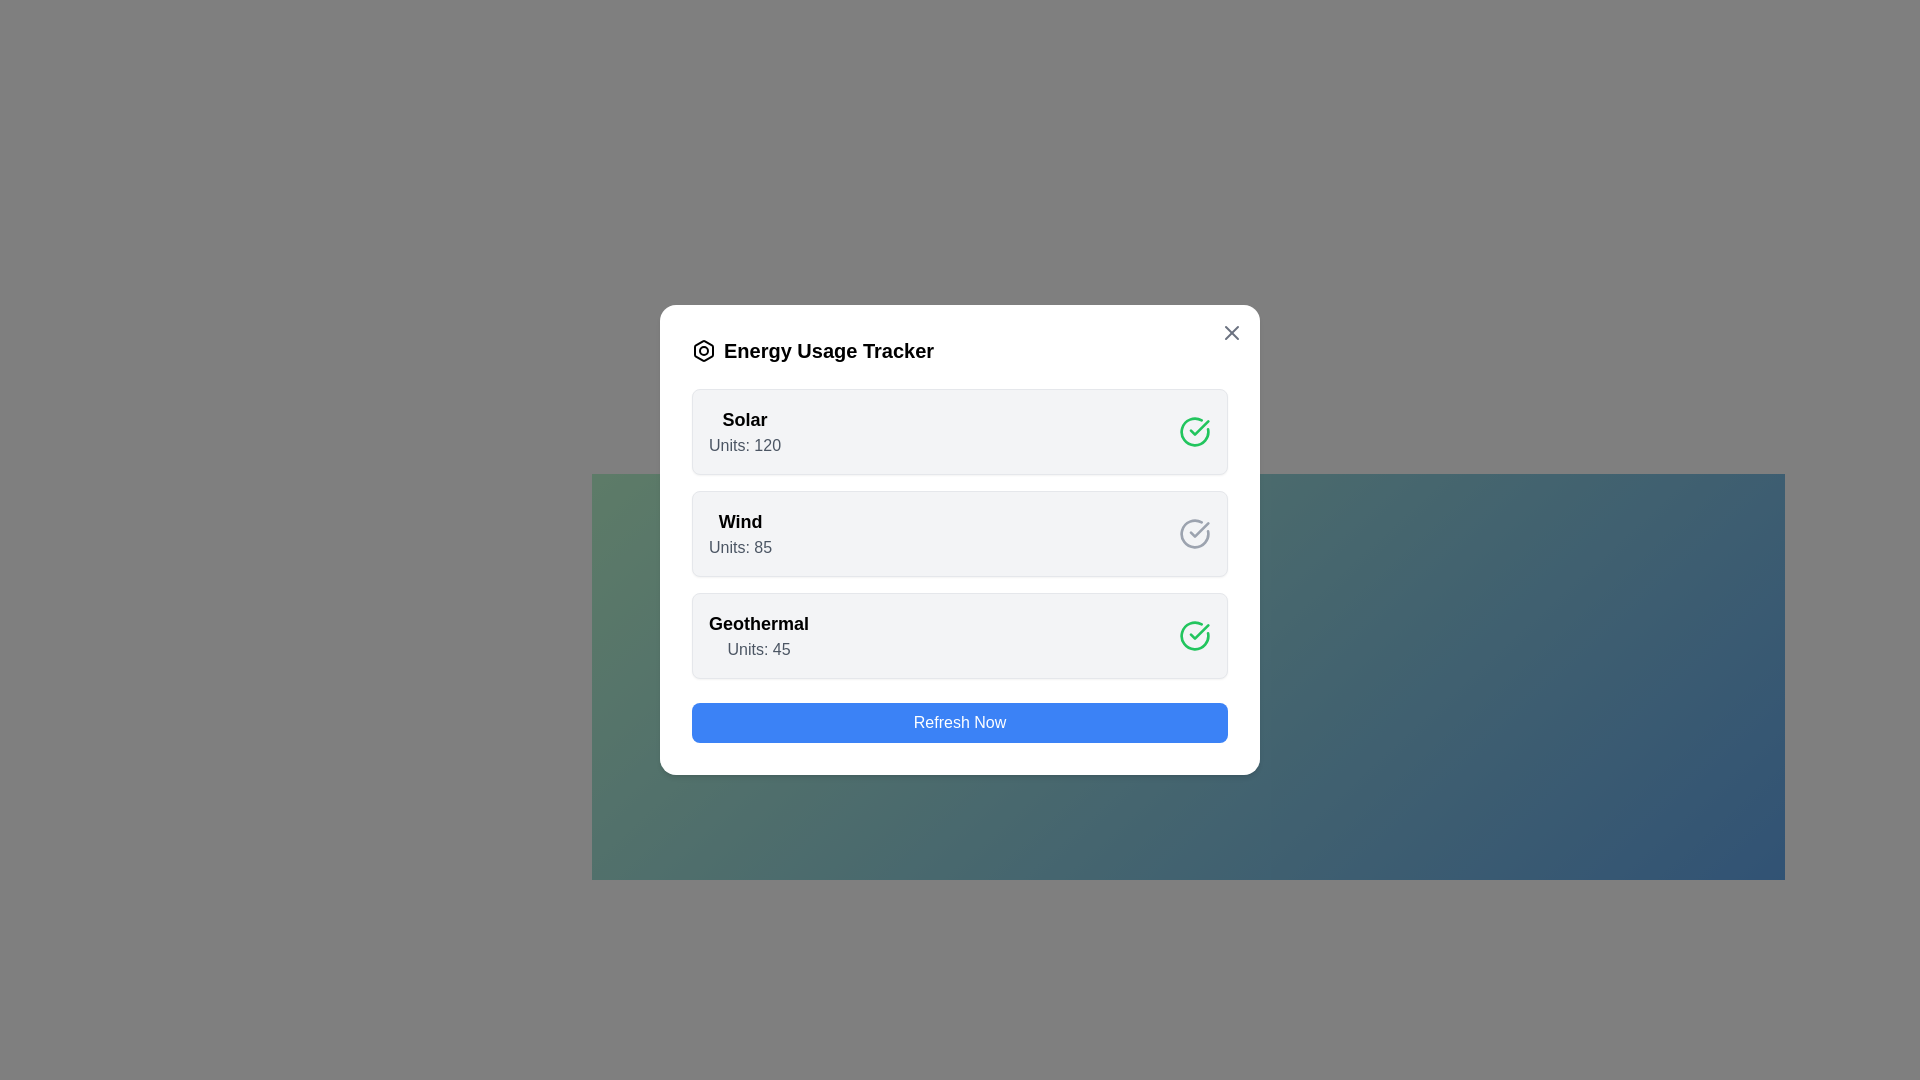 Image resolution: width=1920 pixels, height=1080 pixels. I want to click on the text label that contains the word 'Solar', which is styled in a bold, larger font and serves as a primary descriptor above the text 'Units: 120', so click(743, 419).